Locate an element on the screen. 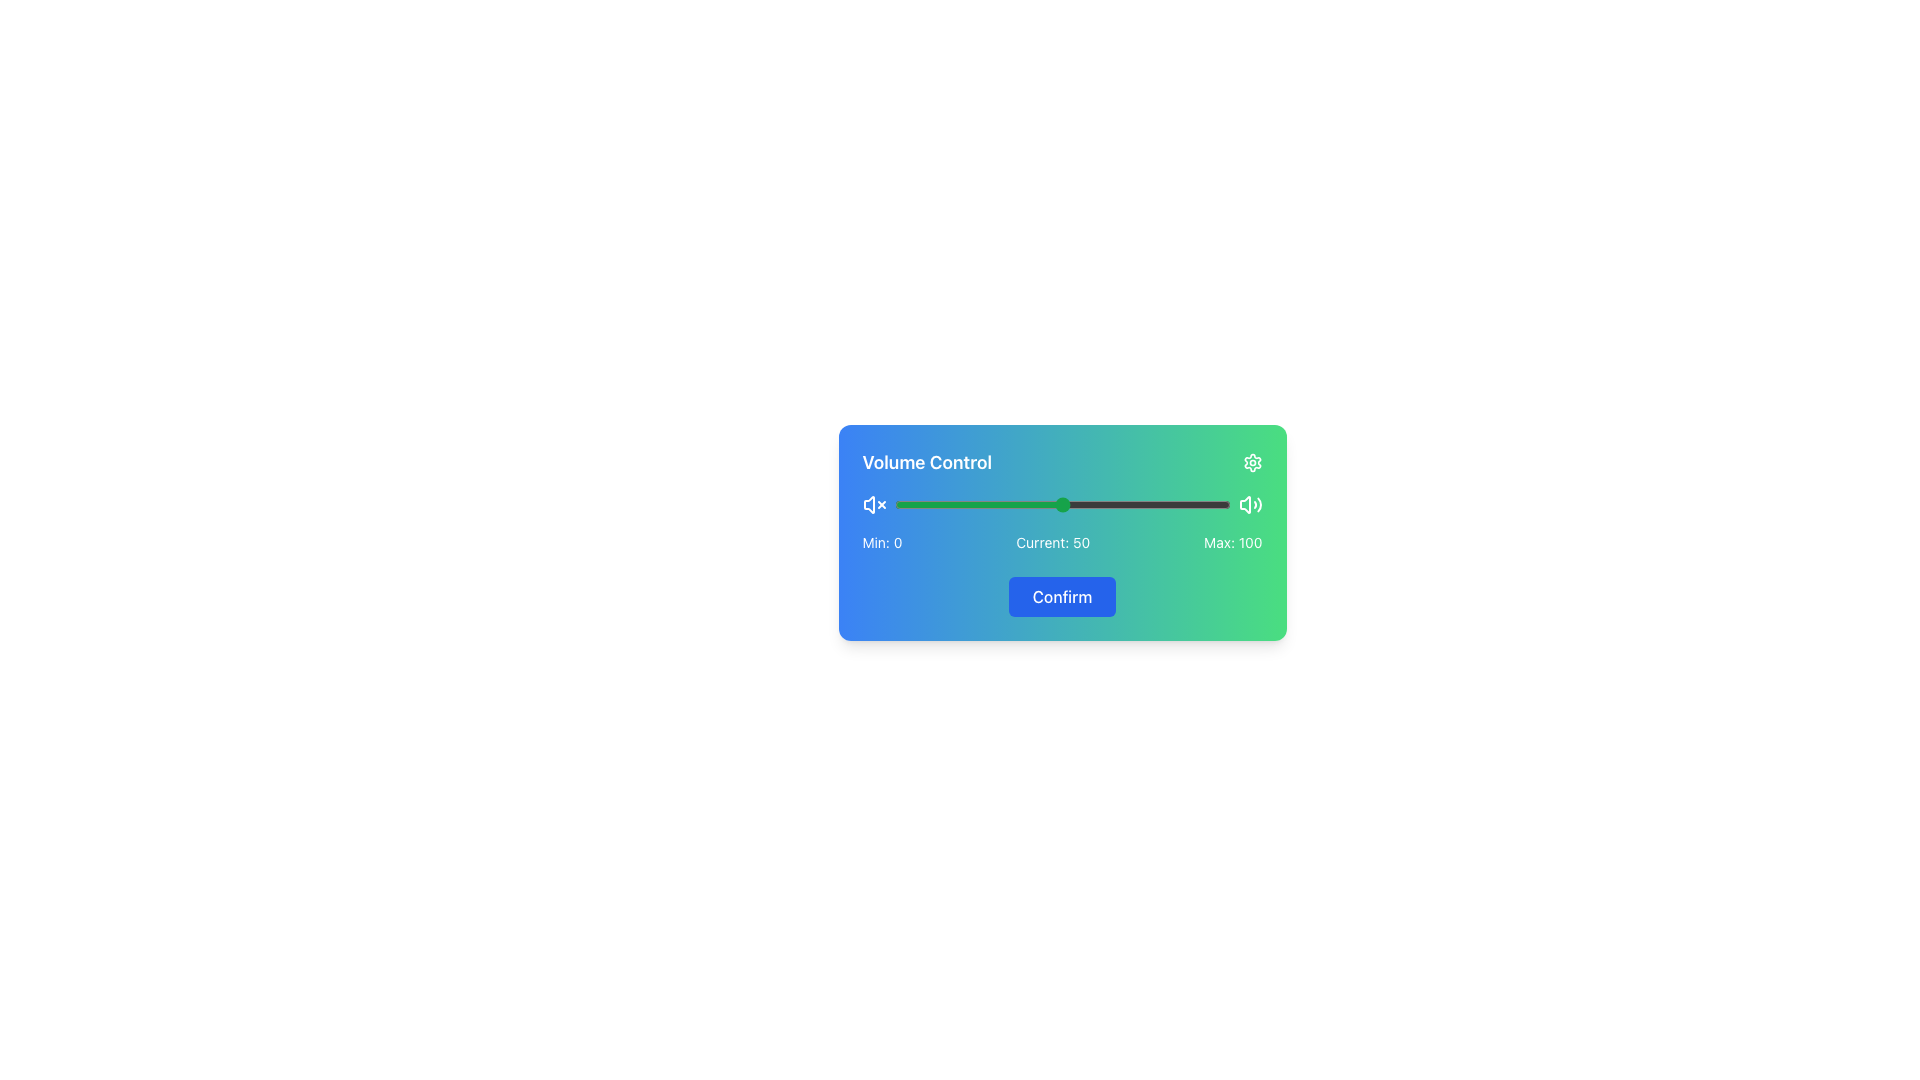 The width and height of the screenshot is (1920, 1080). the settings icon in the top-right corner of the Volume Control panel is located at coordinates (1251, 462).